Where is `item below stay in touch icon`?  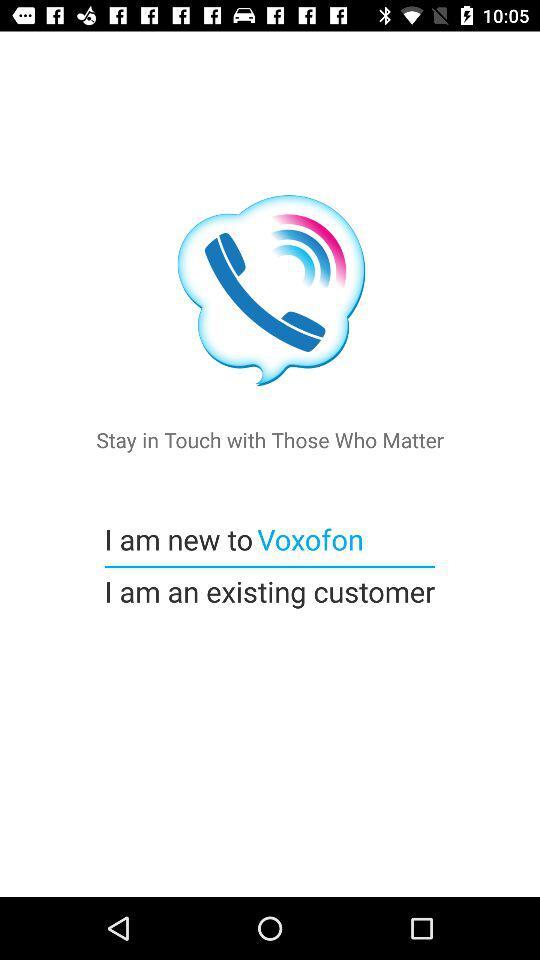
item below stay in touch icon is located at coordinates (308, 538).